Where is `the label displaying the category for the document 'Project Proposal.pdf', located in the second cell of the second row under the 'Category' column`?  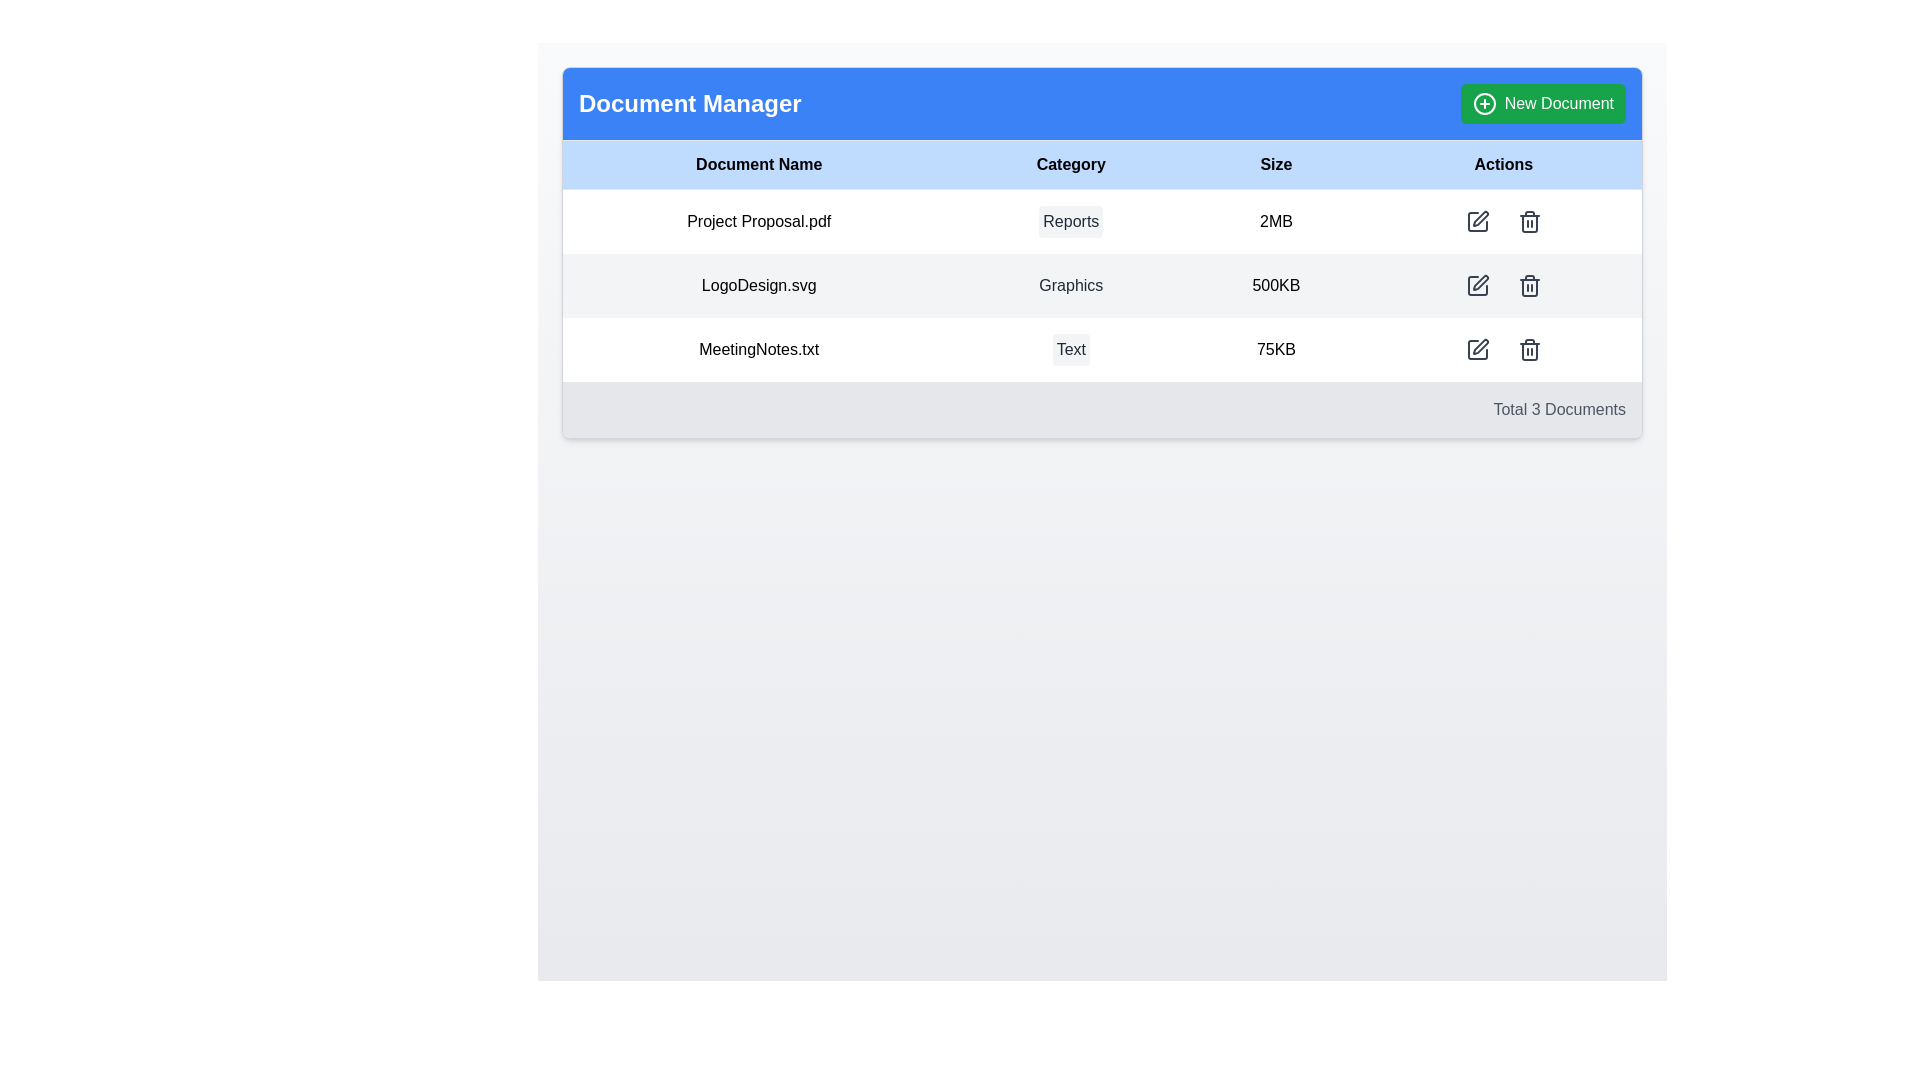
the label displaying the category for the document 'Project Proposal.pdf', located in the second cell of the second row under the 'Category' column is located at coordinates (1070, 221).